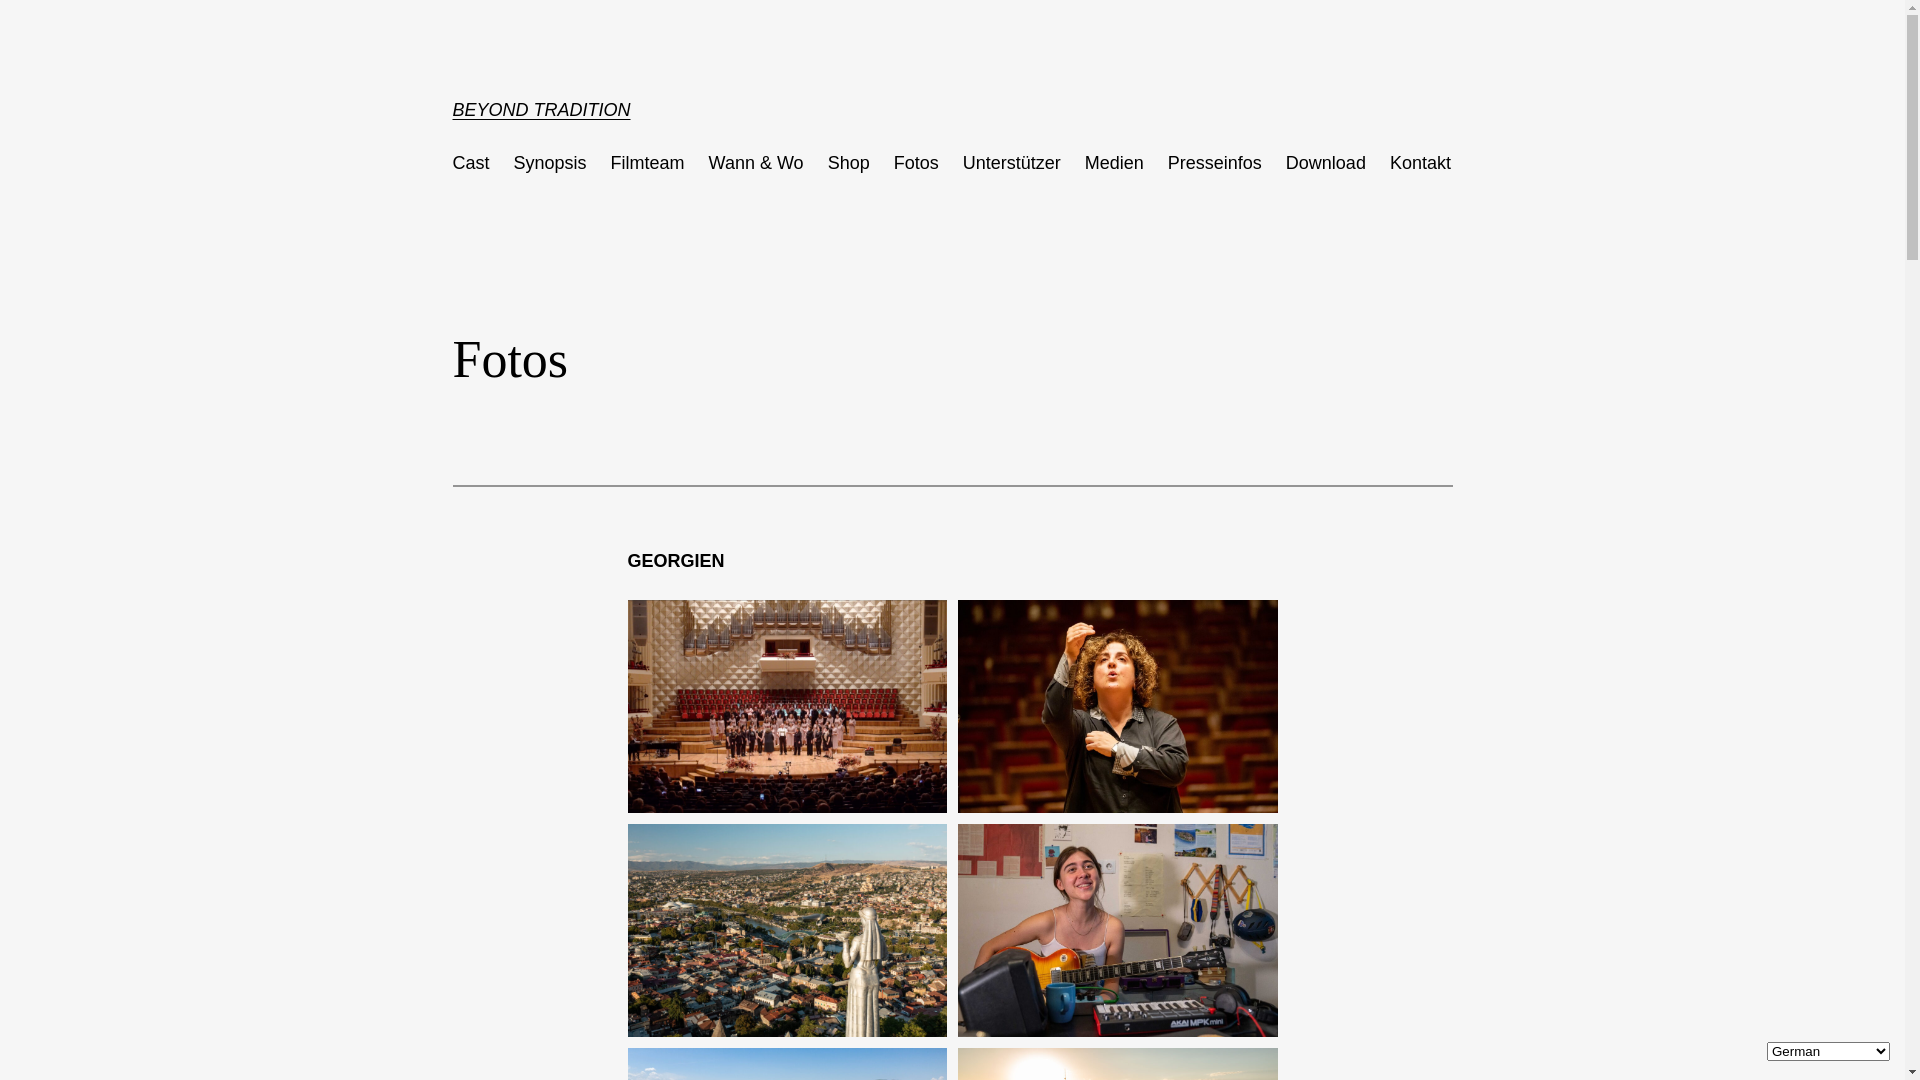 The width and height of the screenshot is (1920, 1080). I want to click on 'Cast', so click(469, 162).